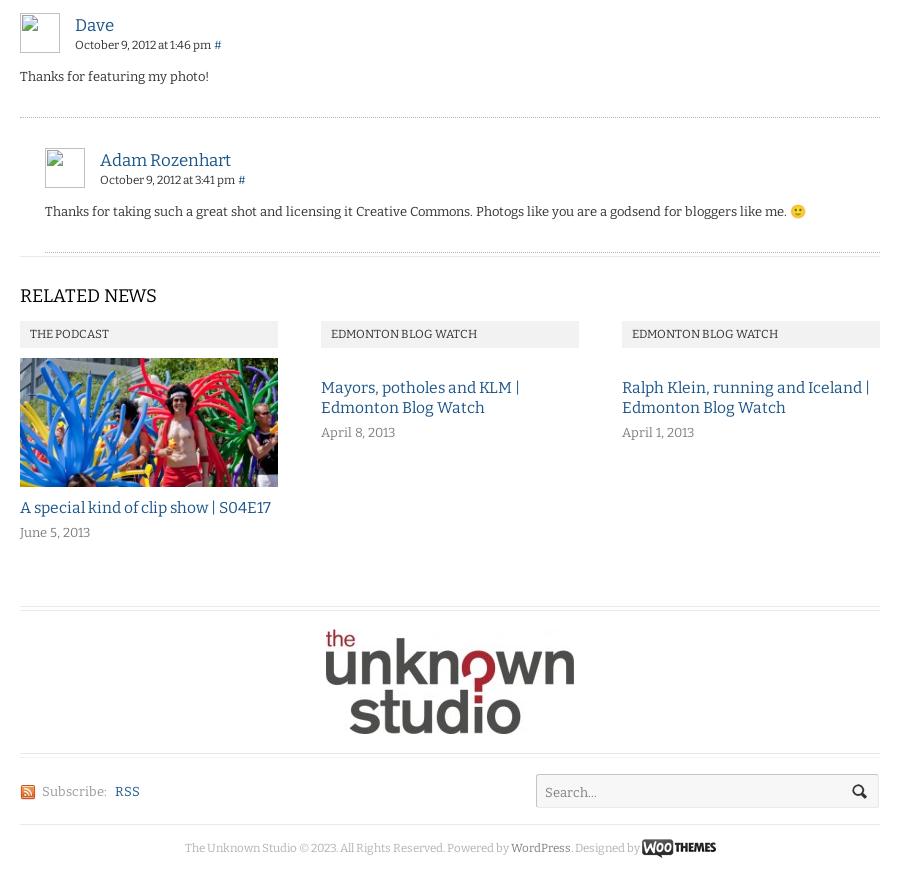  What do you see at coordinates (114, 75) in the screenshot?
I see `'Thanks for featuring my photo!'` at bounding box center [114, 75].